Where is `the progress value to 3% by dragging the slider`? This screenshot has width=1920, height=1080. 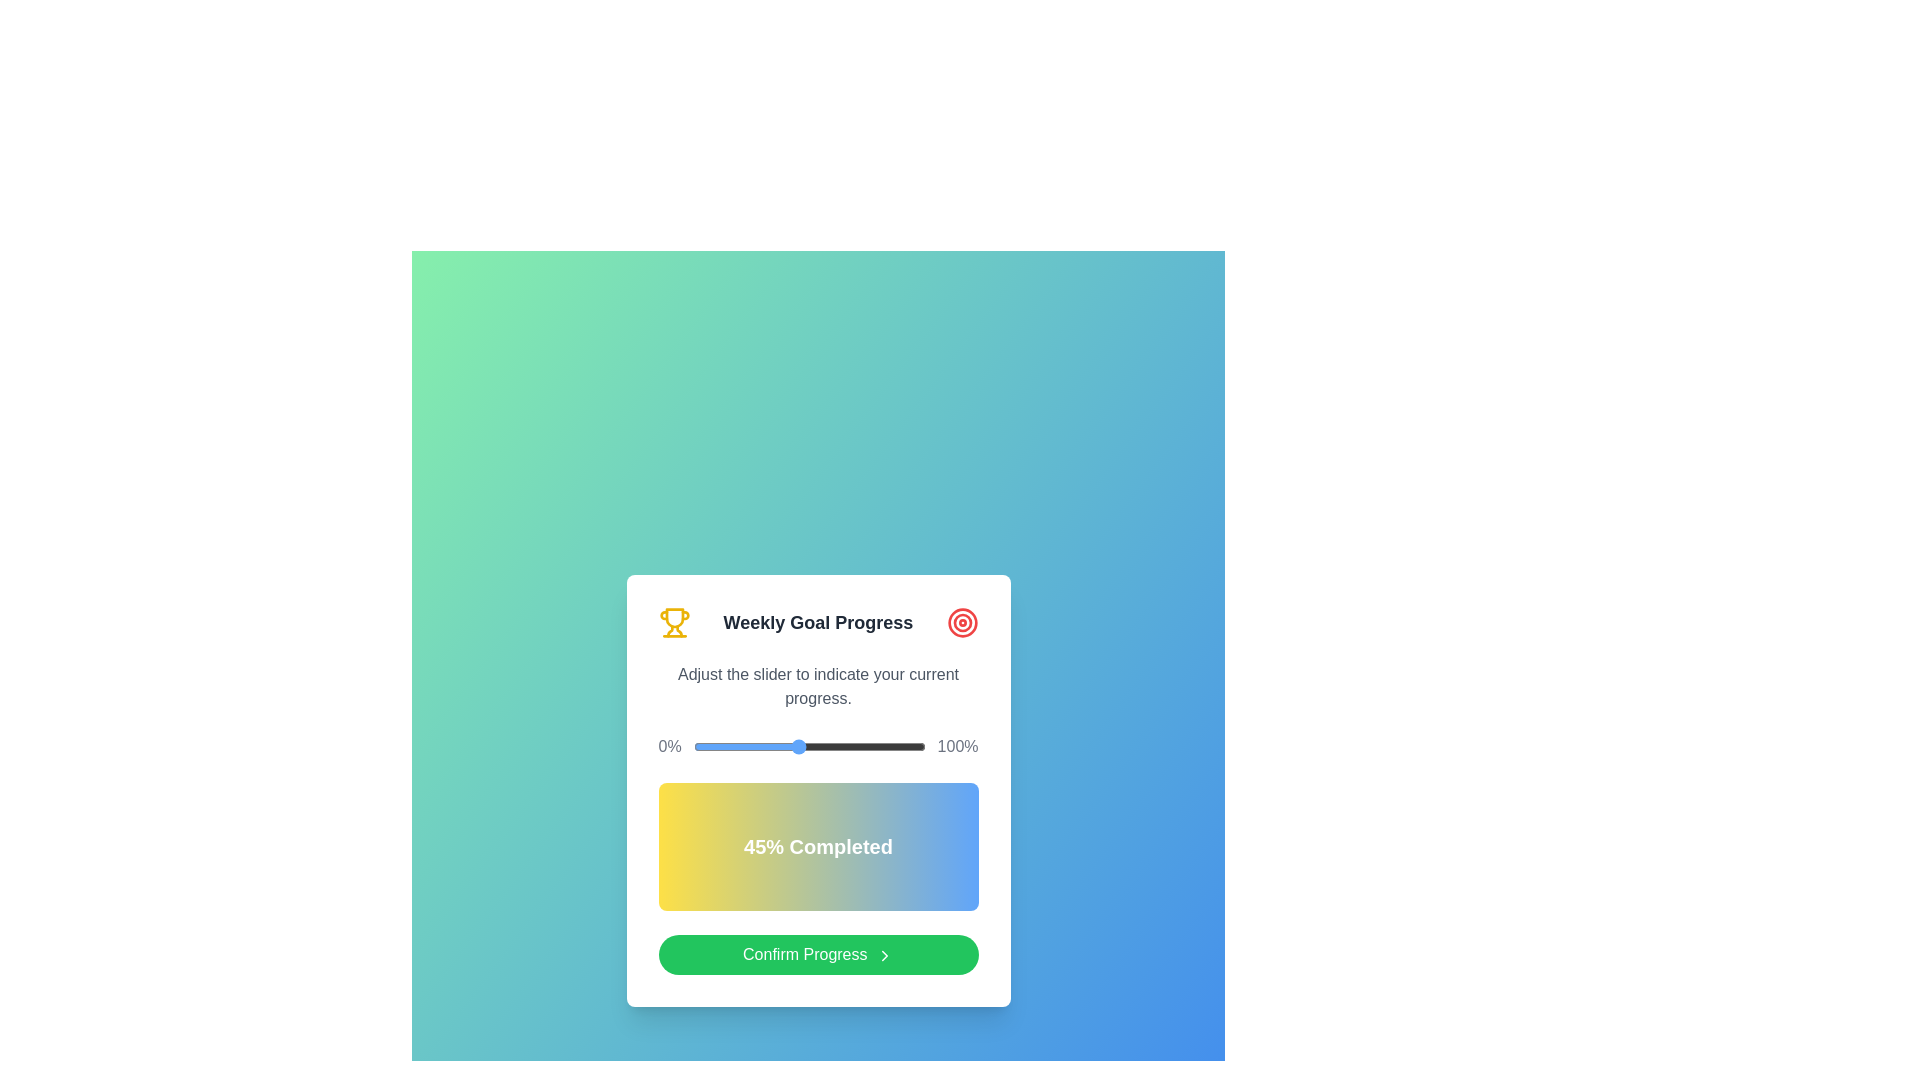
the progress value to 3% by dragging the slider is located at coordinates (700, 747).